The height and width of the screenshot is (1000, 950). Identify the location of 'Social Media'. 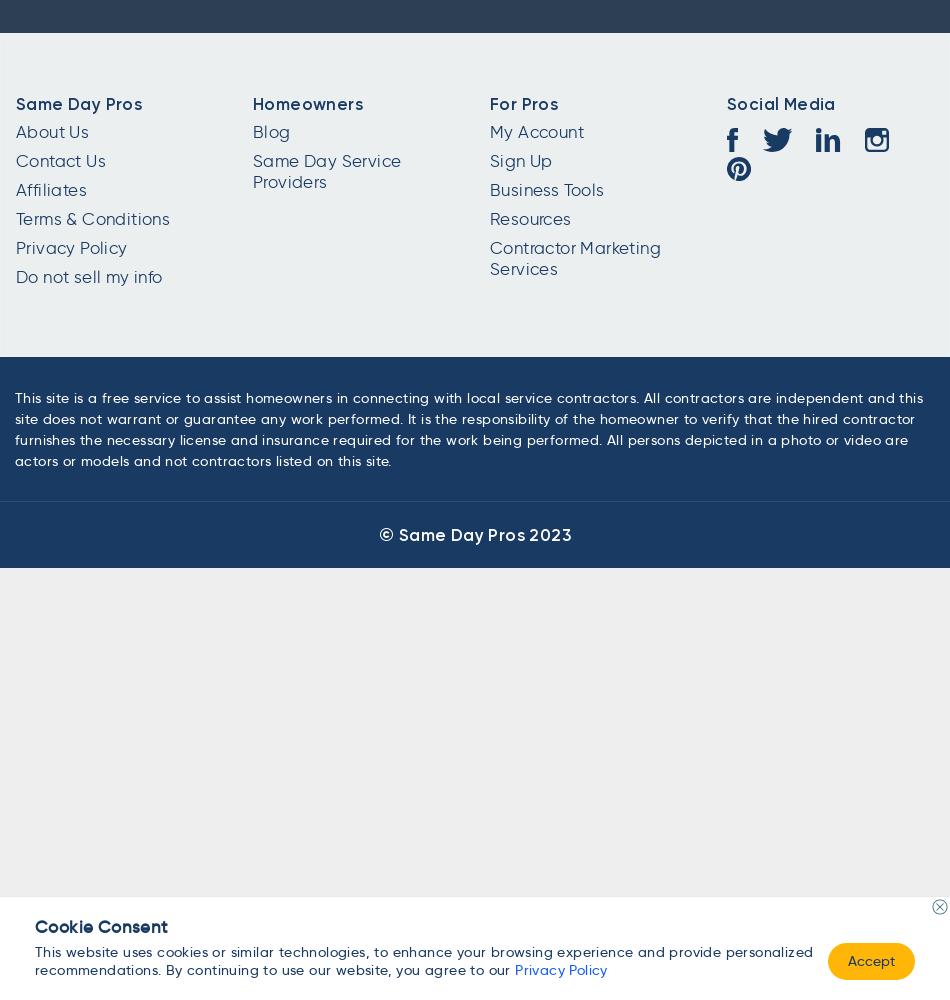
(779, 102).